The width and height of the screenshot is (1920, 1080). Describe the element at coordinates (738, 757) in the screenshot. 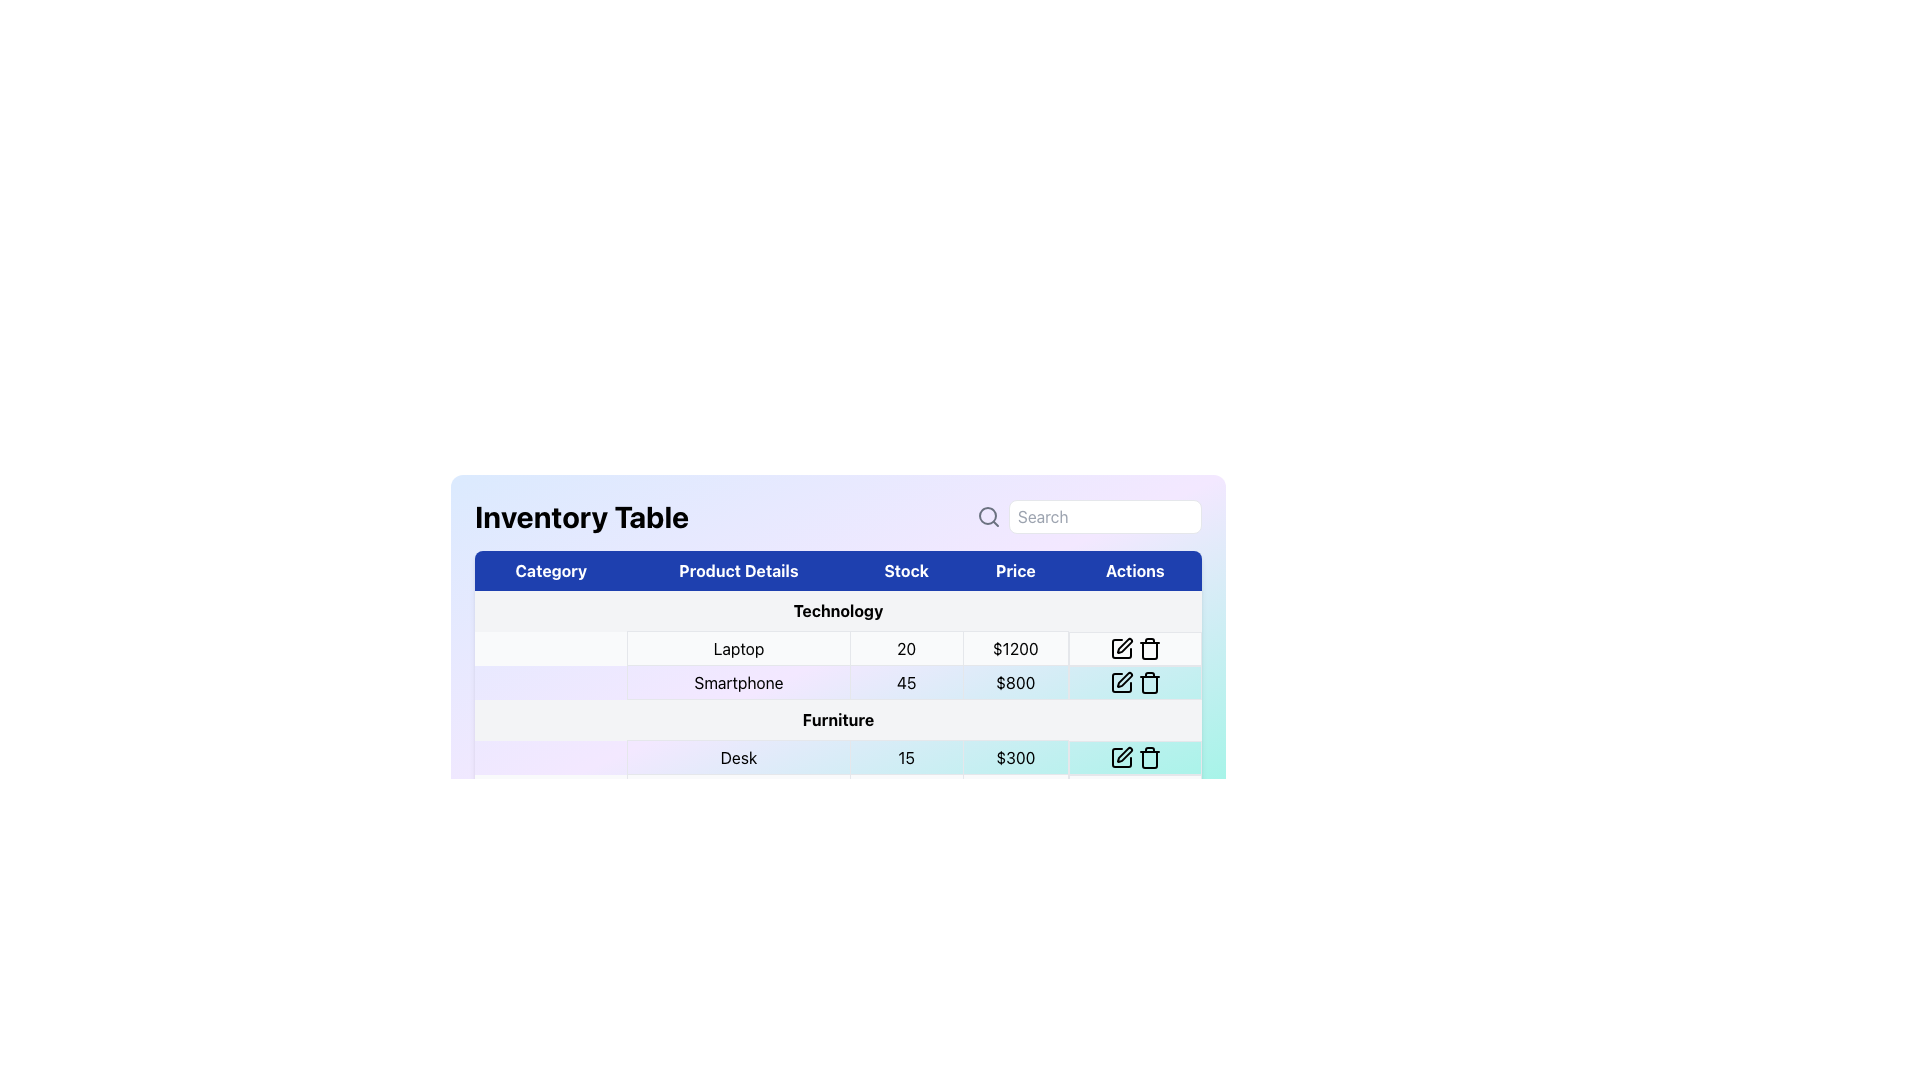

I see `text displayed in the 'Product Details' column for the product 'Desk', which is centrally aligned within its cell in the inventory table` at that location.